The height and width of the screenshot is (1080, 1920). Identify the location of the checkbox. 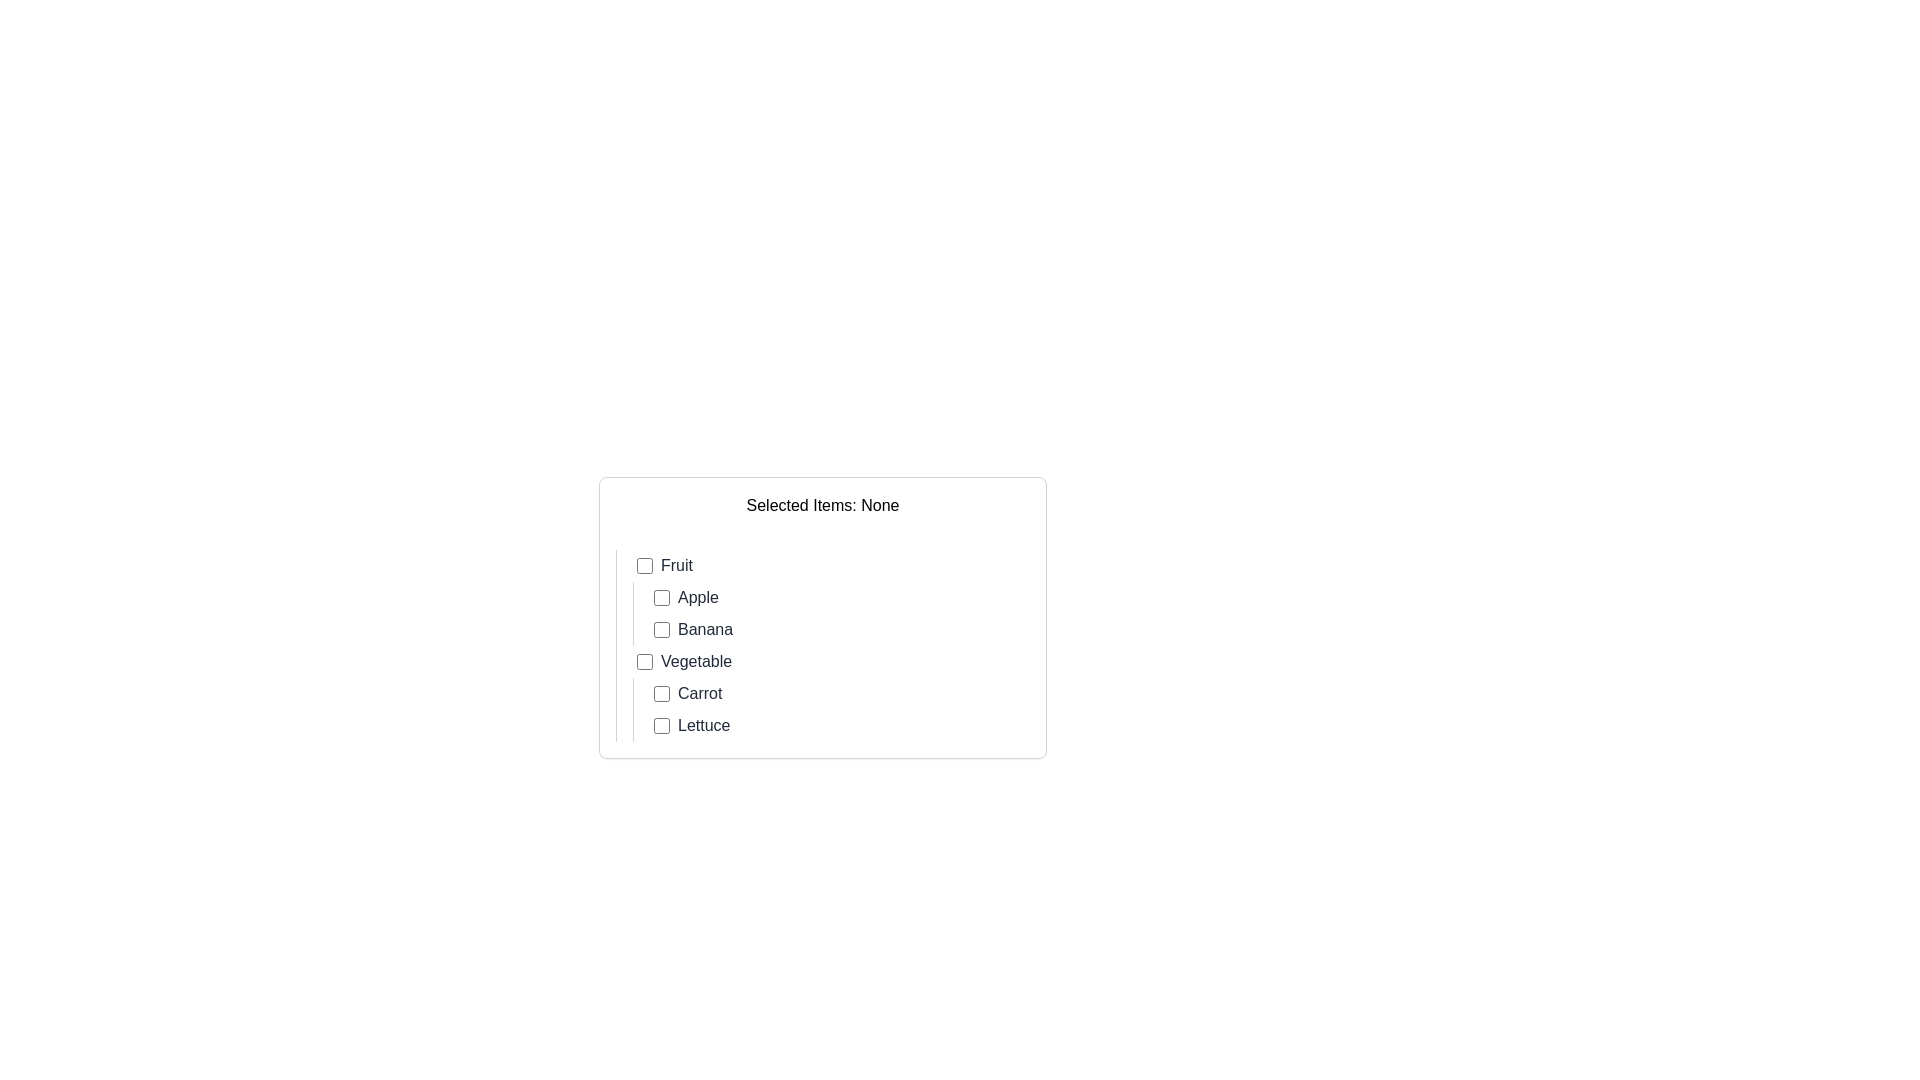
(840, 596).